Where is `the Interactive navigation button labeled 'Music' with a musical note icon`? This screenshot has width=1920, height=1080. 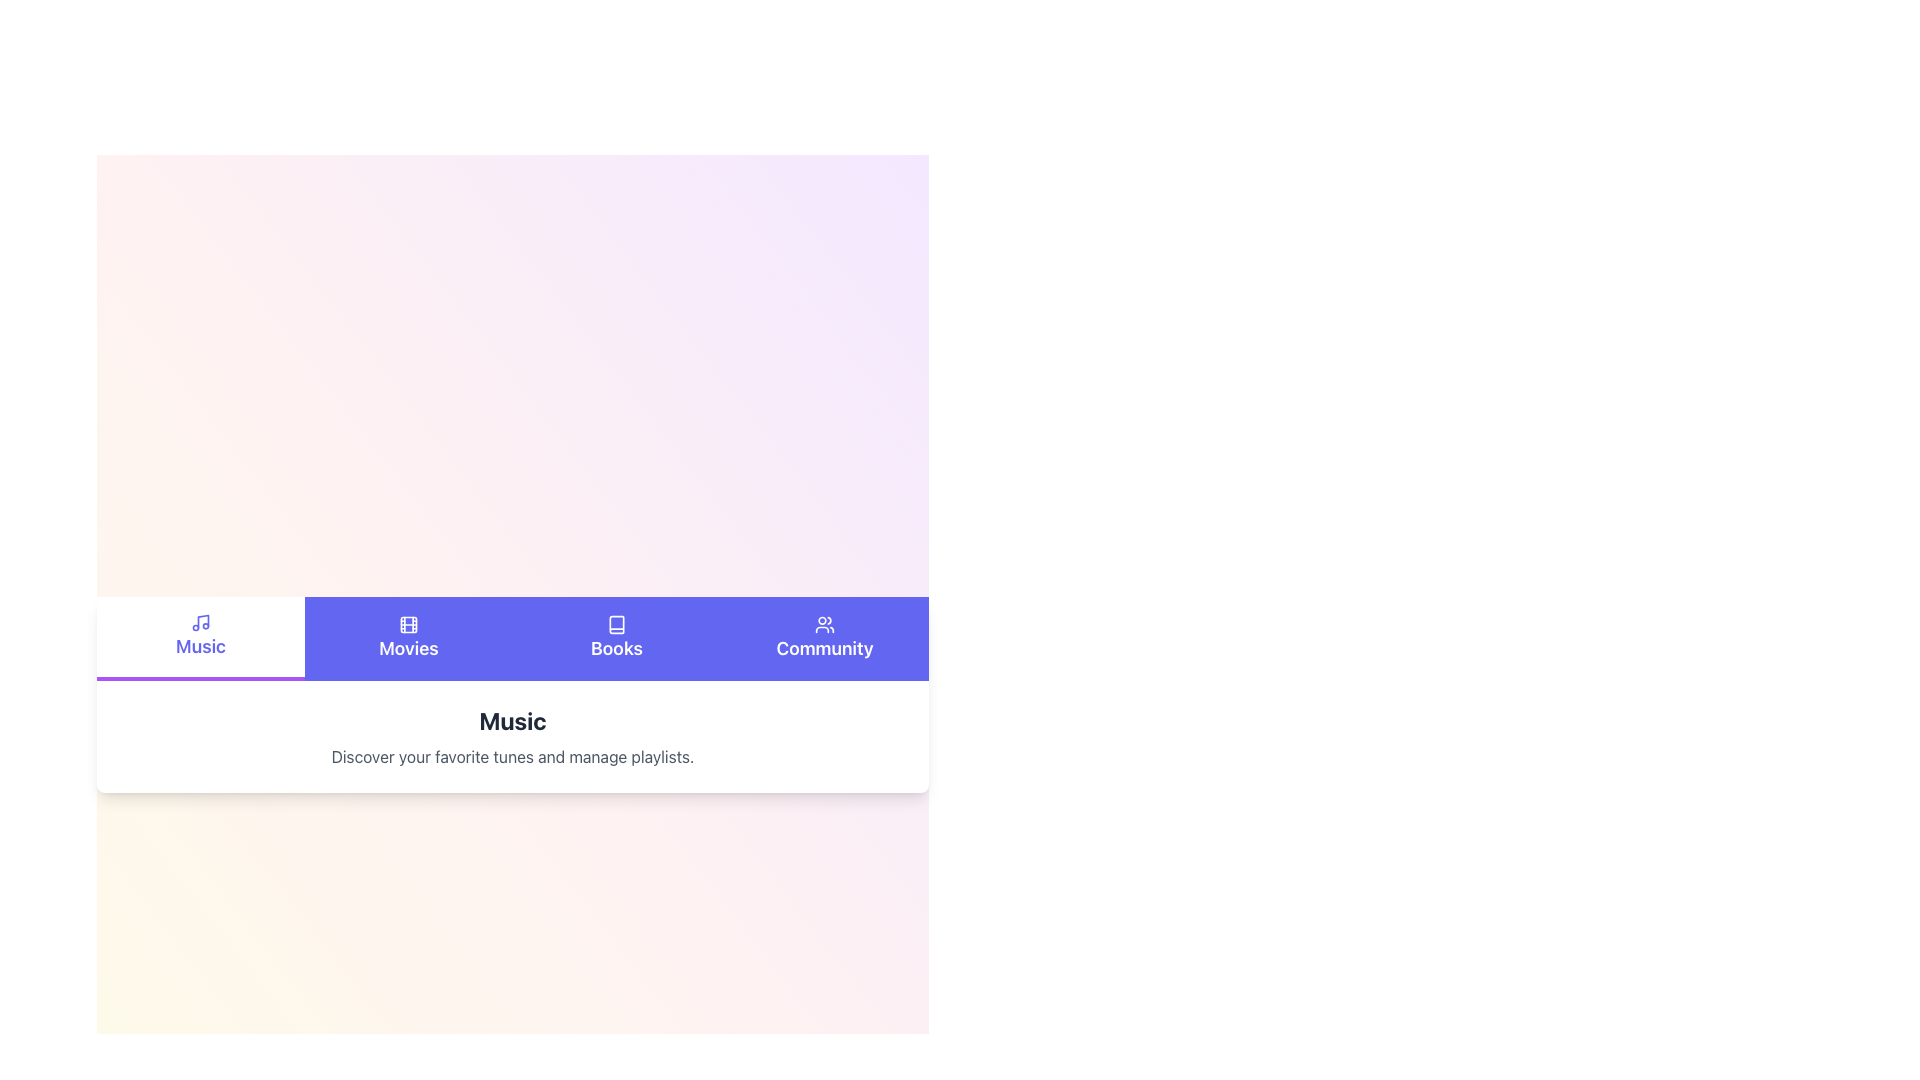 the Interactive navigation button labeled 'Music' with a musical note icon is located at coordinates (201, 636).